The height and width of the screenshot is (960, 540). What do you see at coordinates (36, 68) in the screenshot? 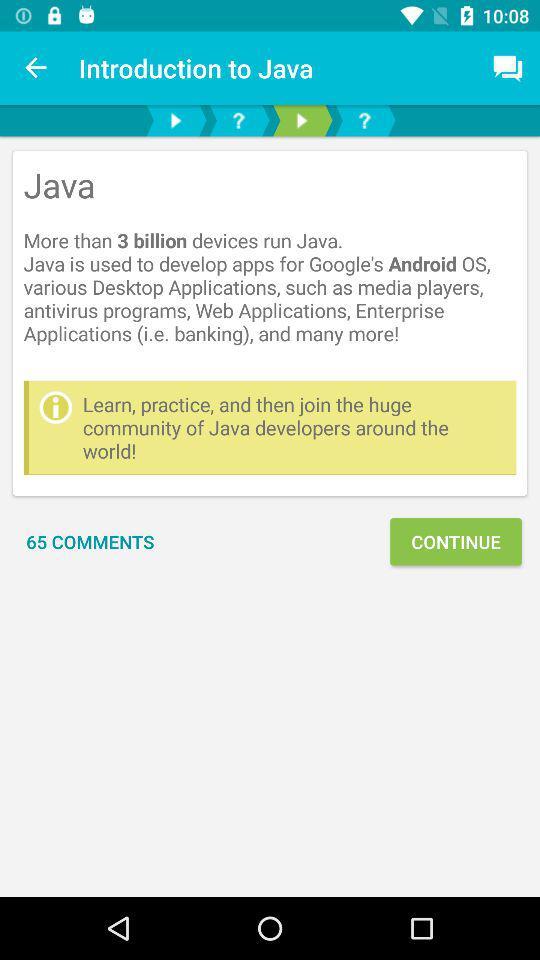
I see `the icon above the java  more item` at bounding box center [36, 68].